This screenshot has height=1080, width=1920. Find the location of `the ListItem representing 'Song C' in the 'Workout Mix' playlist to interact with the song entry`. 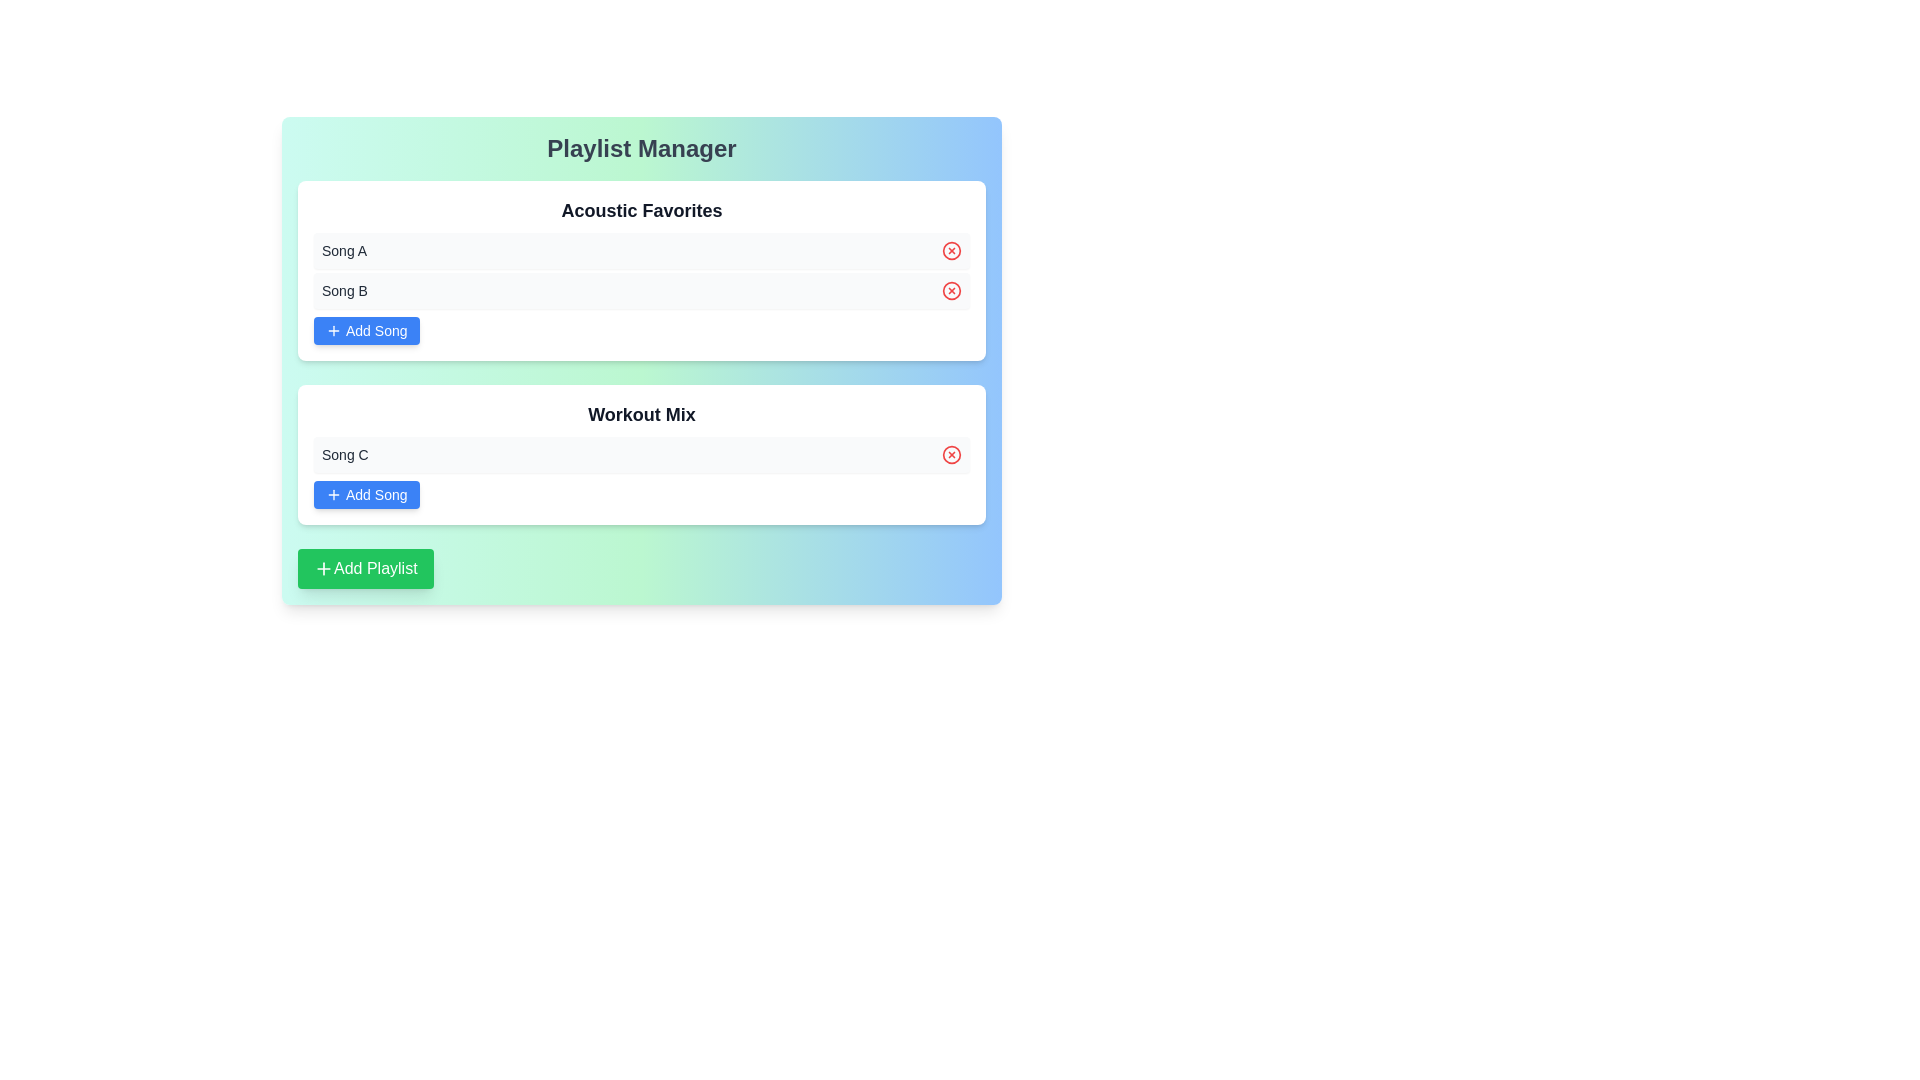

the ListItem representing 'Song C' in the 'Workout Mix' playlist to interact with the song entry is located at coordinates (642, 455).